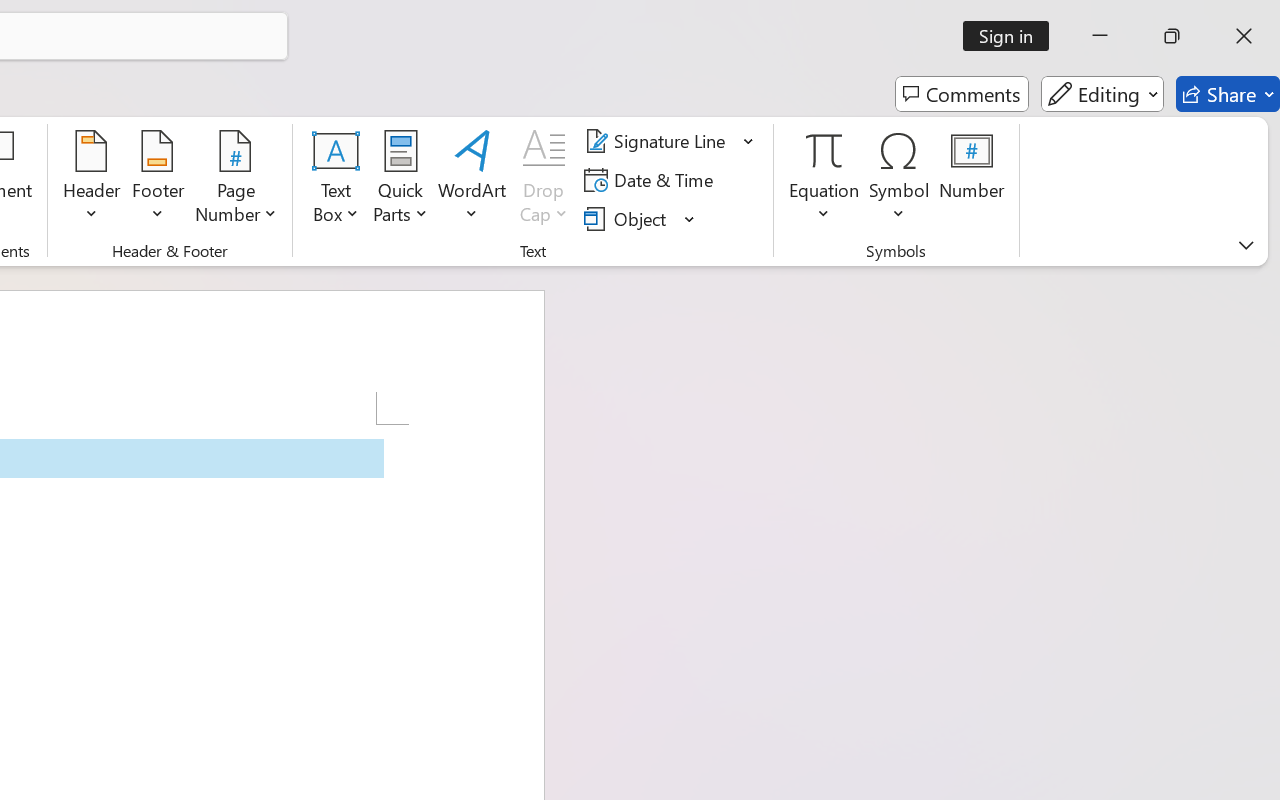 This screenshot has height=800, width=1280. Describe the element at coordinates (658, 141) in the screenshot. I see `'Signature Line'` at that location.